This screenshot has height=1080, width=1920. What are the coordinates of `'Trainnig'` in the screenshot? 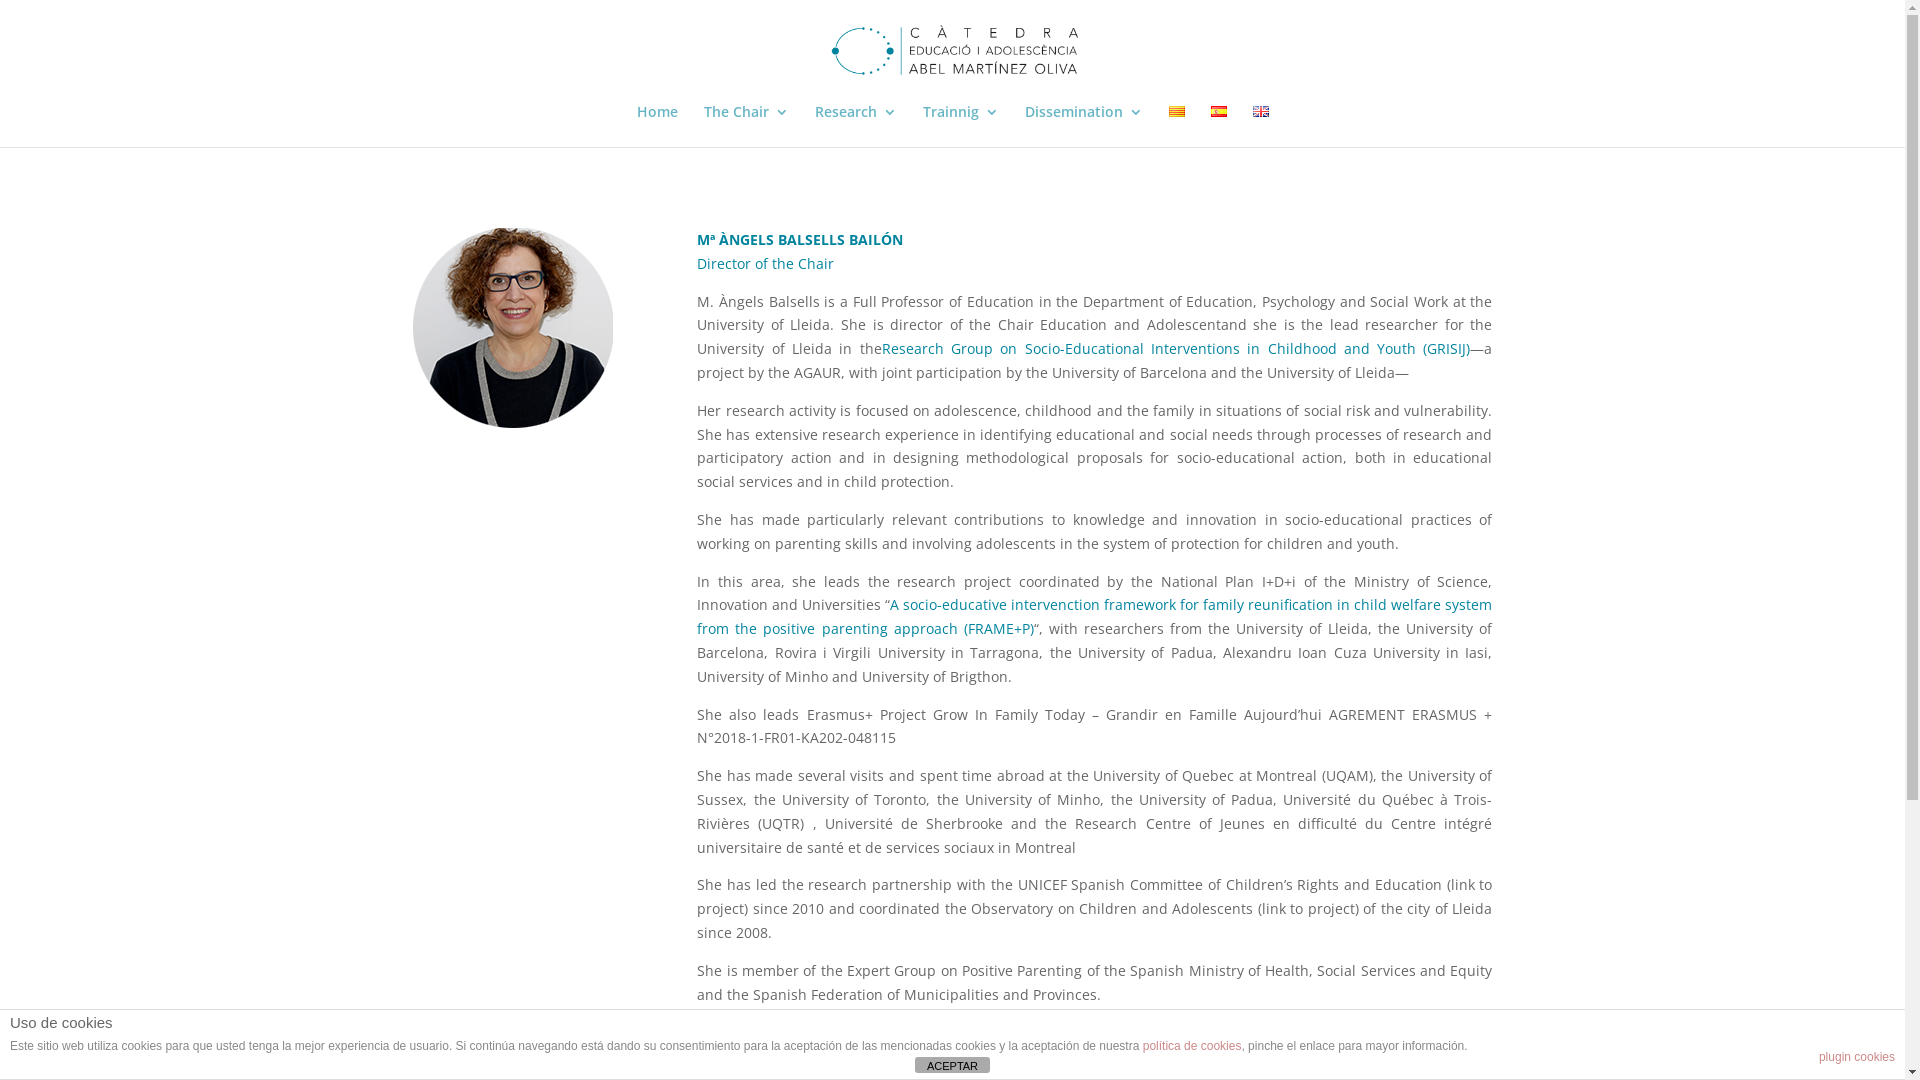 It's located at (960, 126).